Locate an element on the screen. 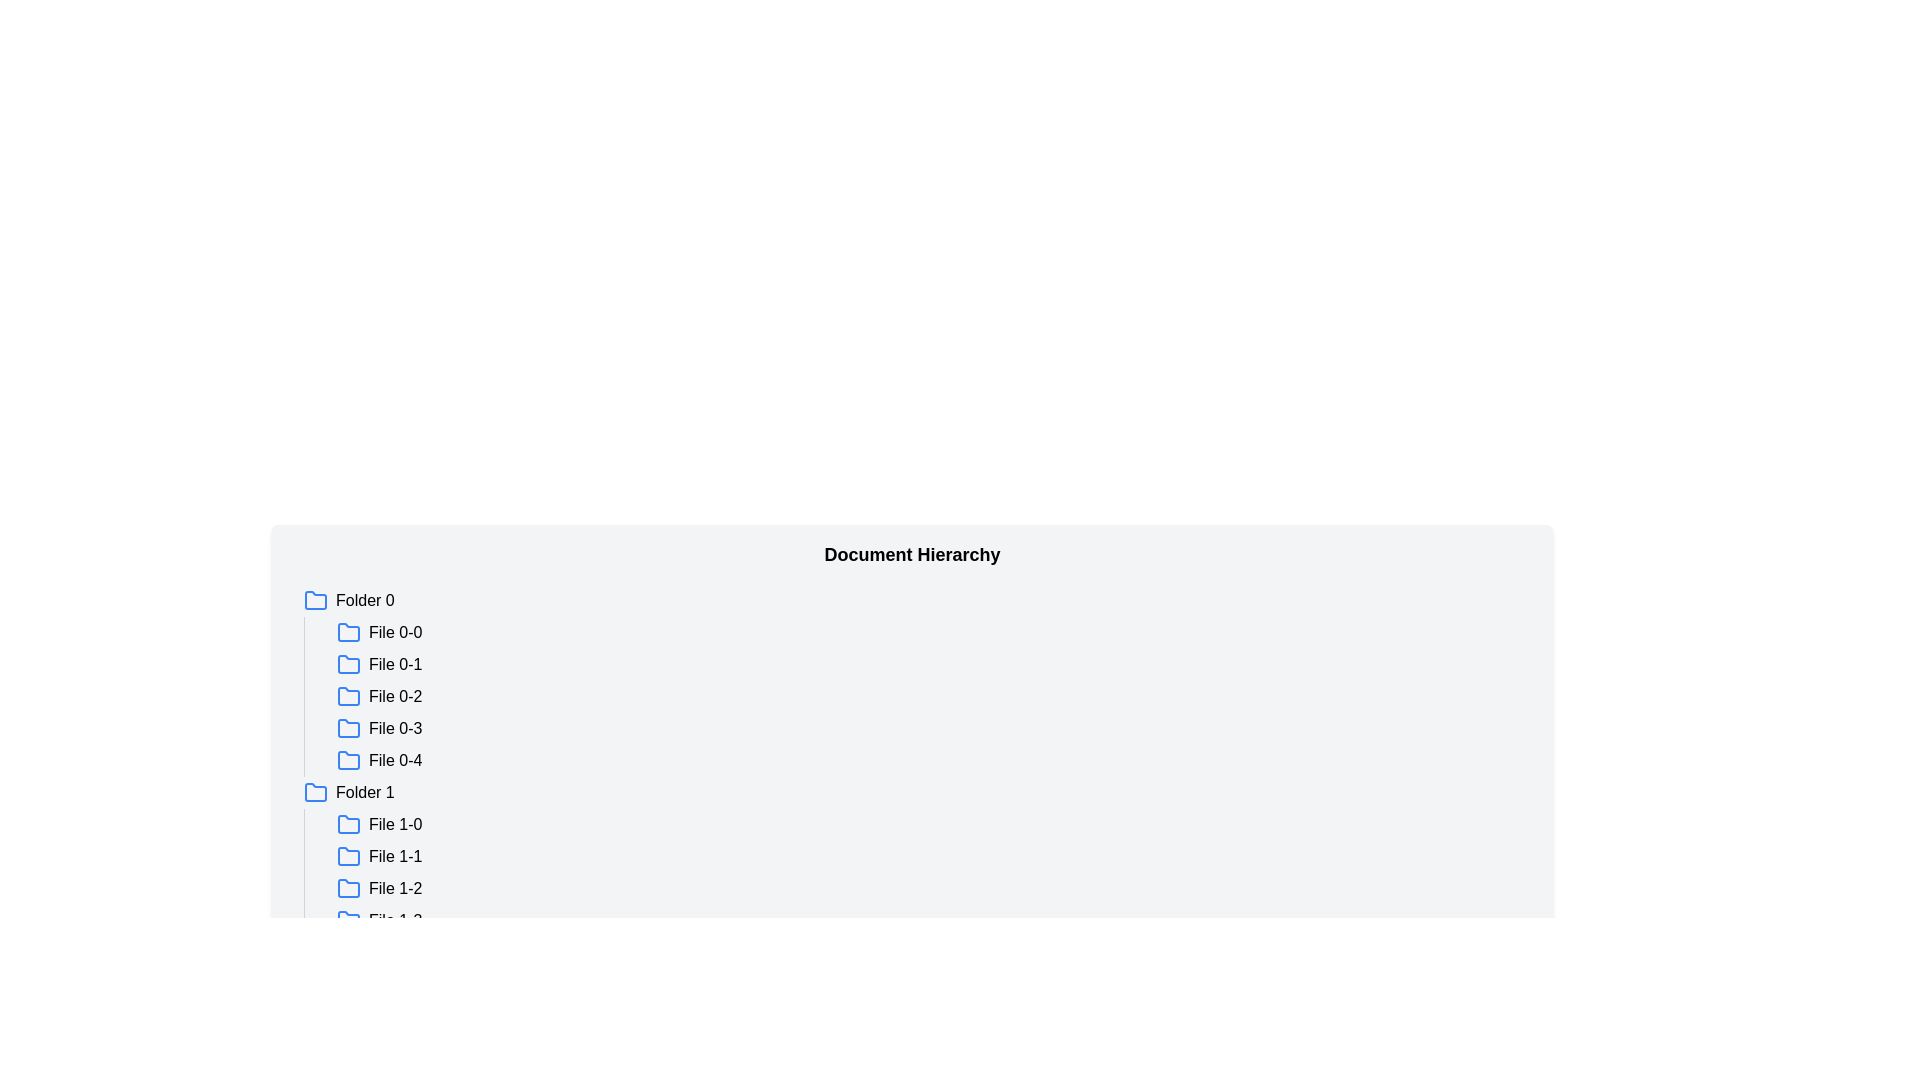  text of the label displaying 'File 0-0', which is positioned to the right of a blue folder icon, under the 'Folder 0' header is located at coordinates (395, 632).